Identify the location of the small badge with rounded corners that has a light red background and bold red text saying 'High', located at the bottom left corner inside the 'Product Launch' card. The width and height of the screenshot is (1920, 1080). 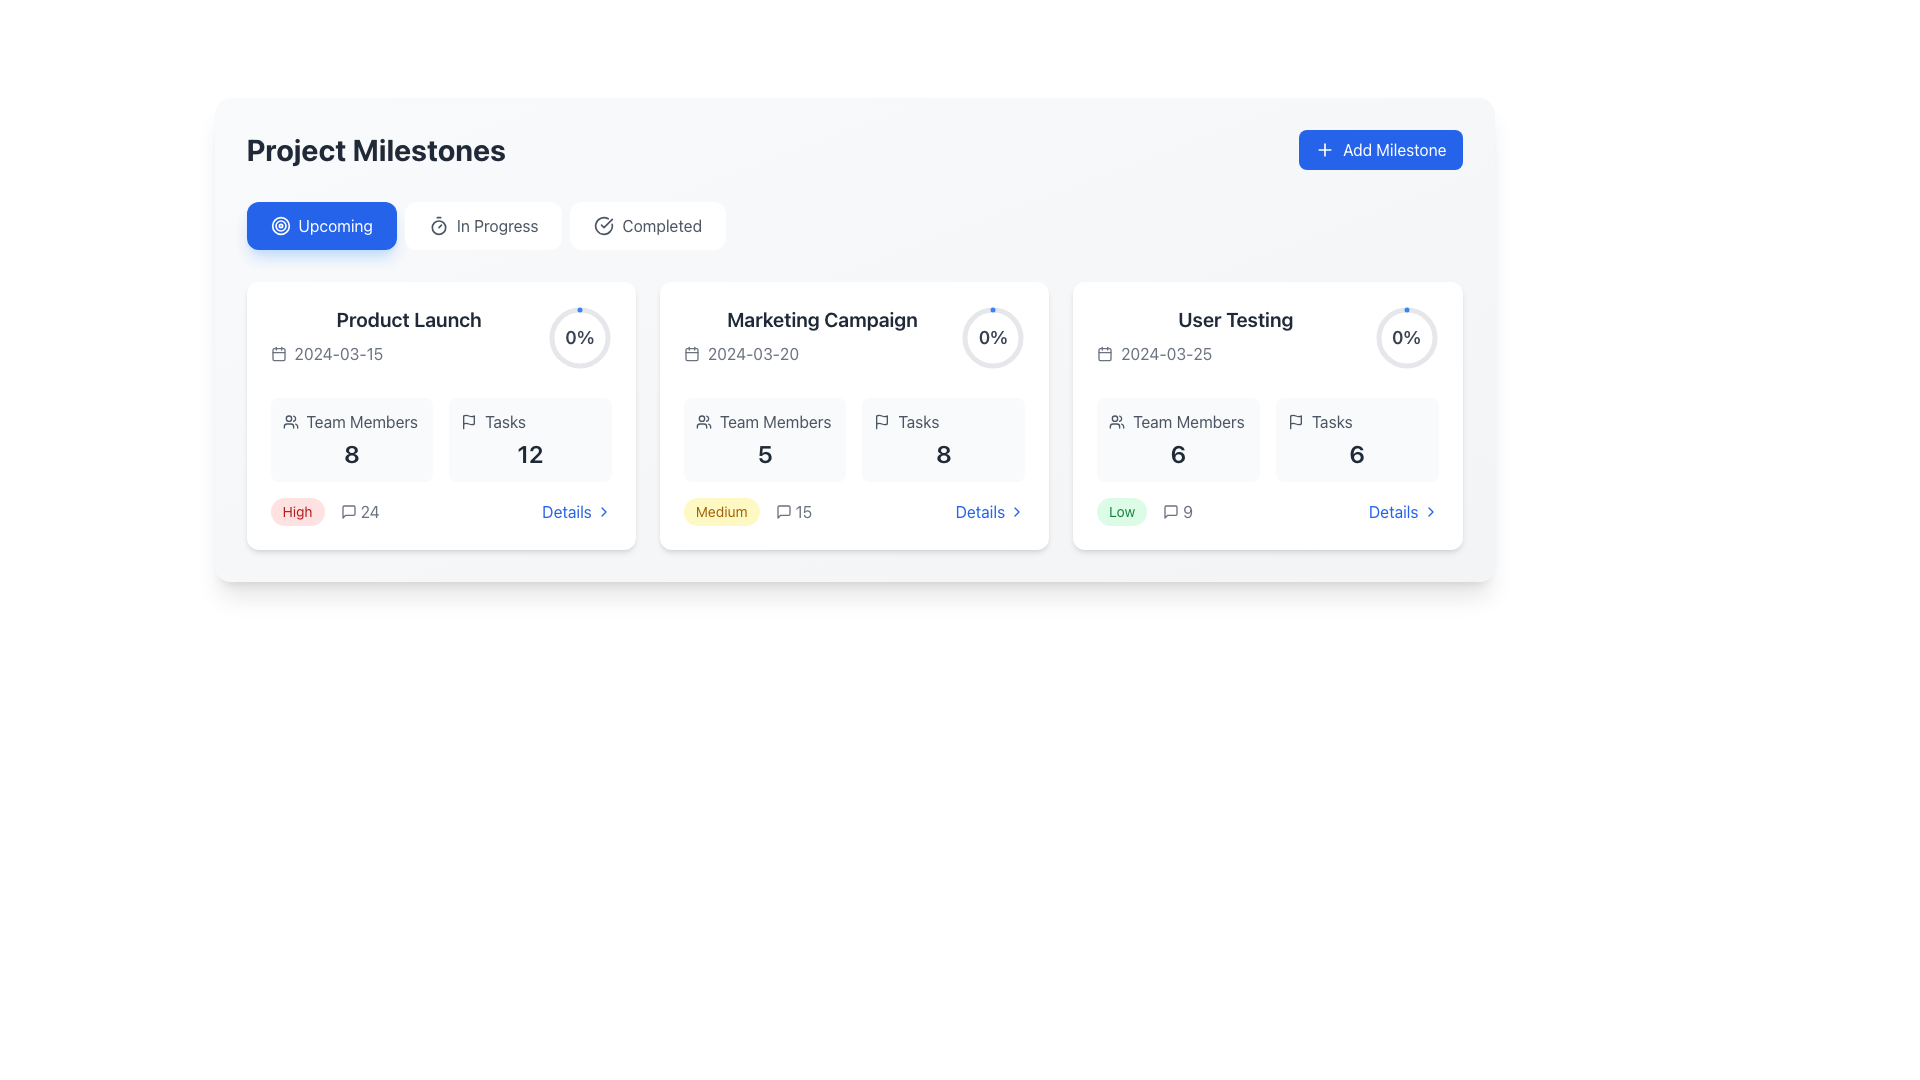
(296, 511).